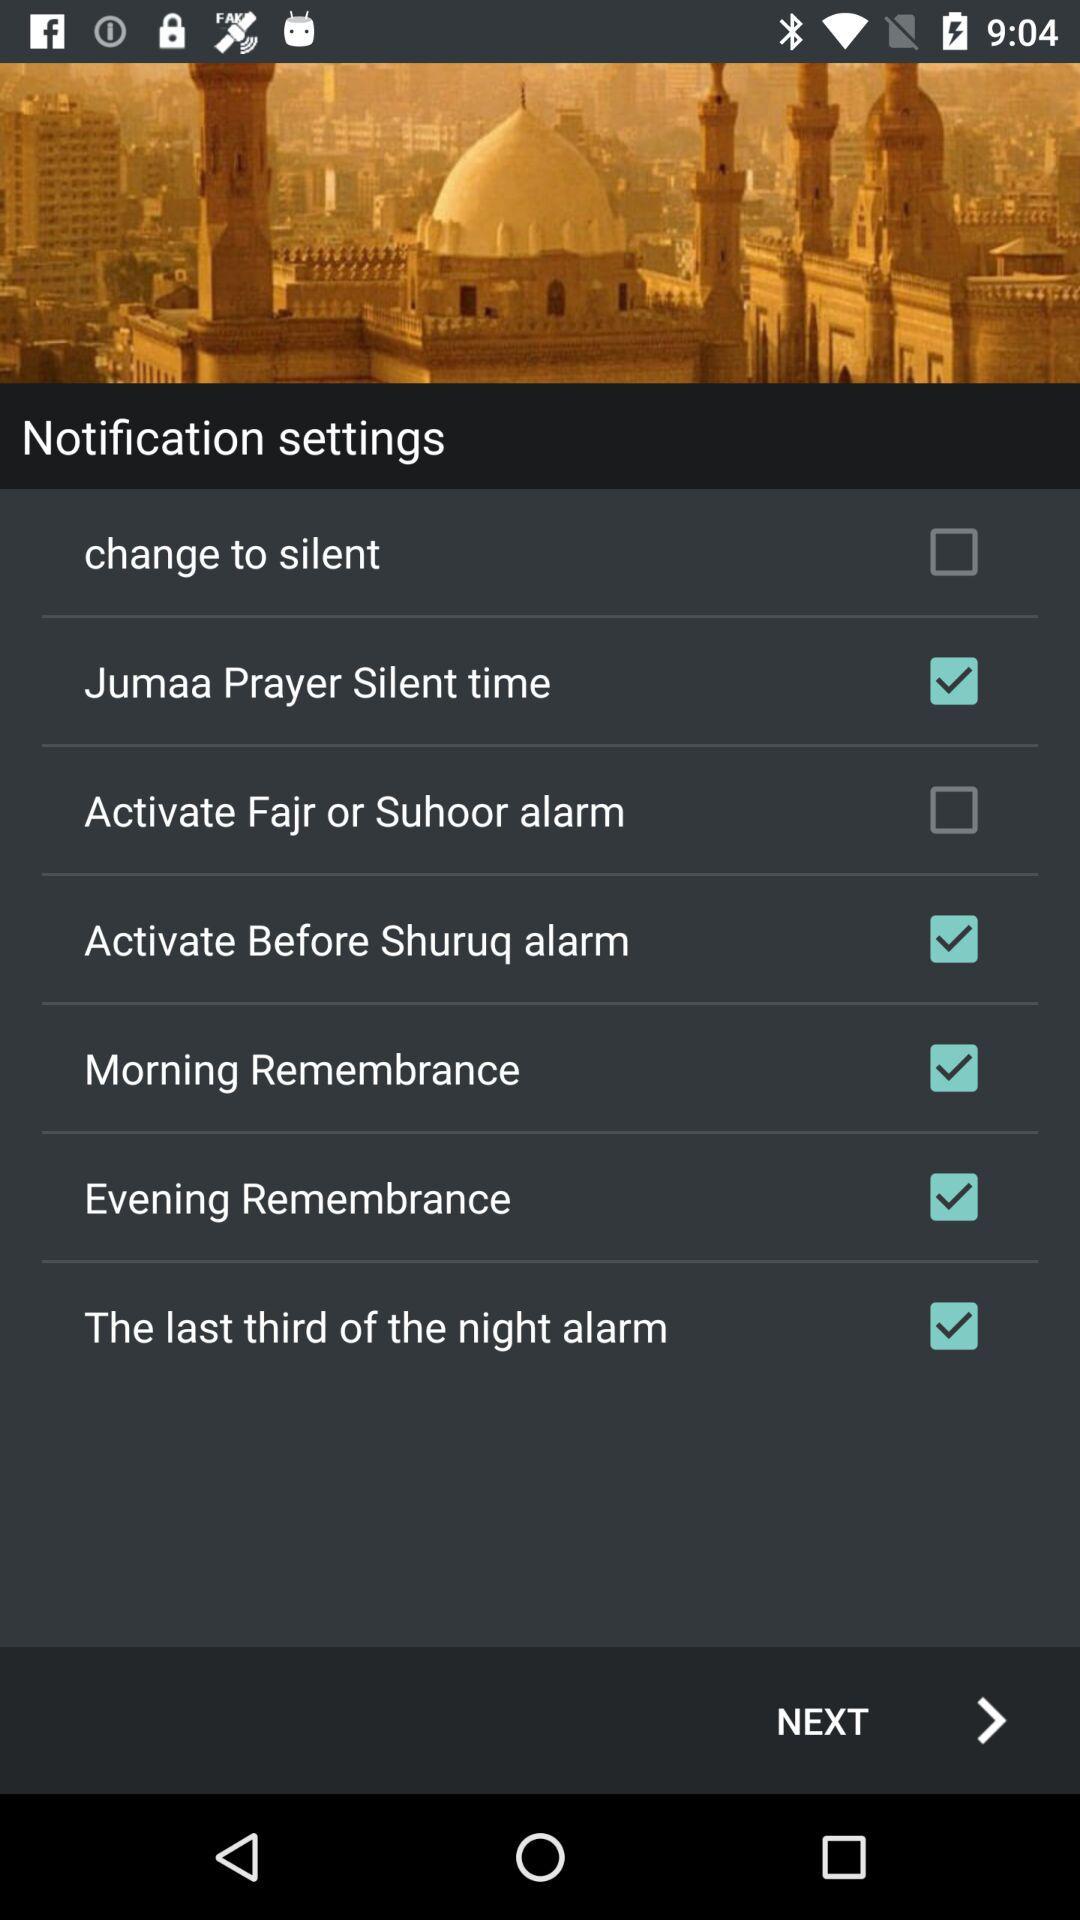 This screenshot has width=1080, height=1920. I want to click on the icon above the morning remembrance icon, so click(540, 938).